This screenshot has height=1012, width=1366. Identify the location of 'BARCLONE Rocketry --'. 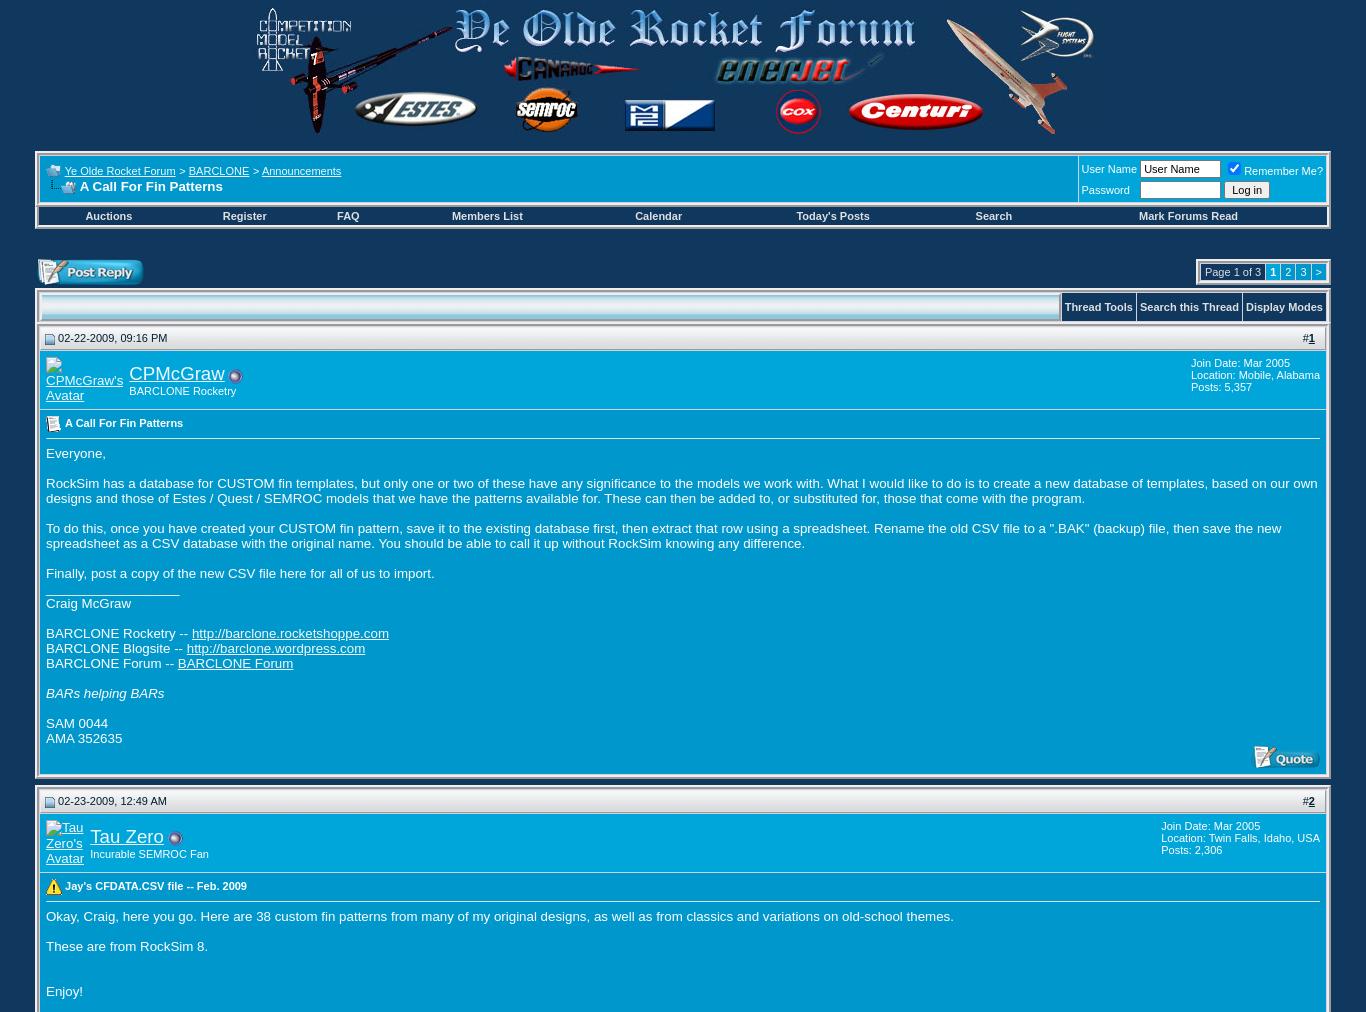
(117, 631).